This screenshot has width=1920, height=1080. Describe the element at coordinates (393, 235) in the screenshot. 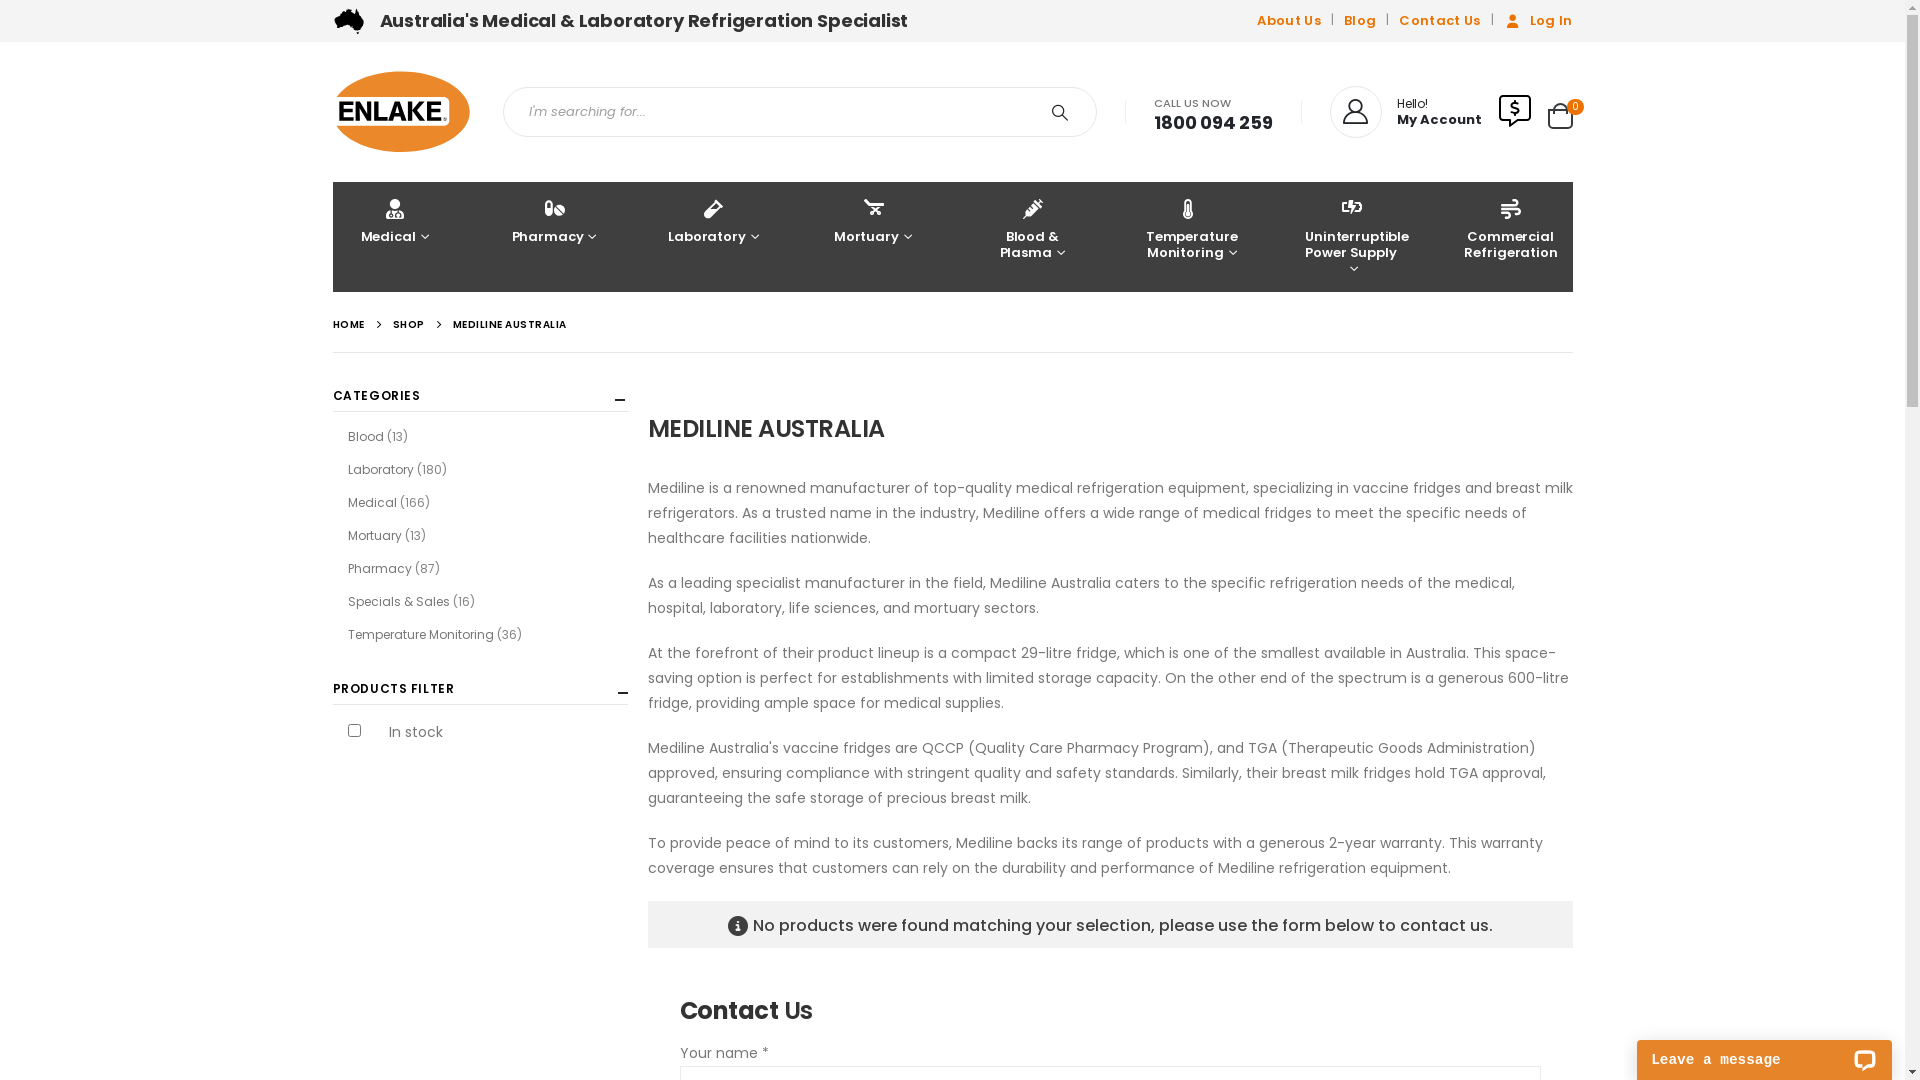

I see `'Medical'` at that location.